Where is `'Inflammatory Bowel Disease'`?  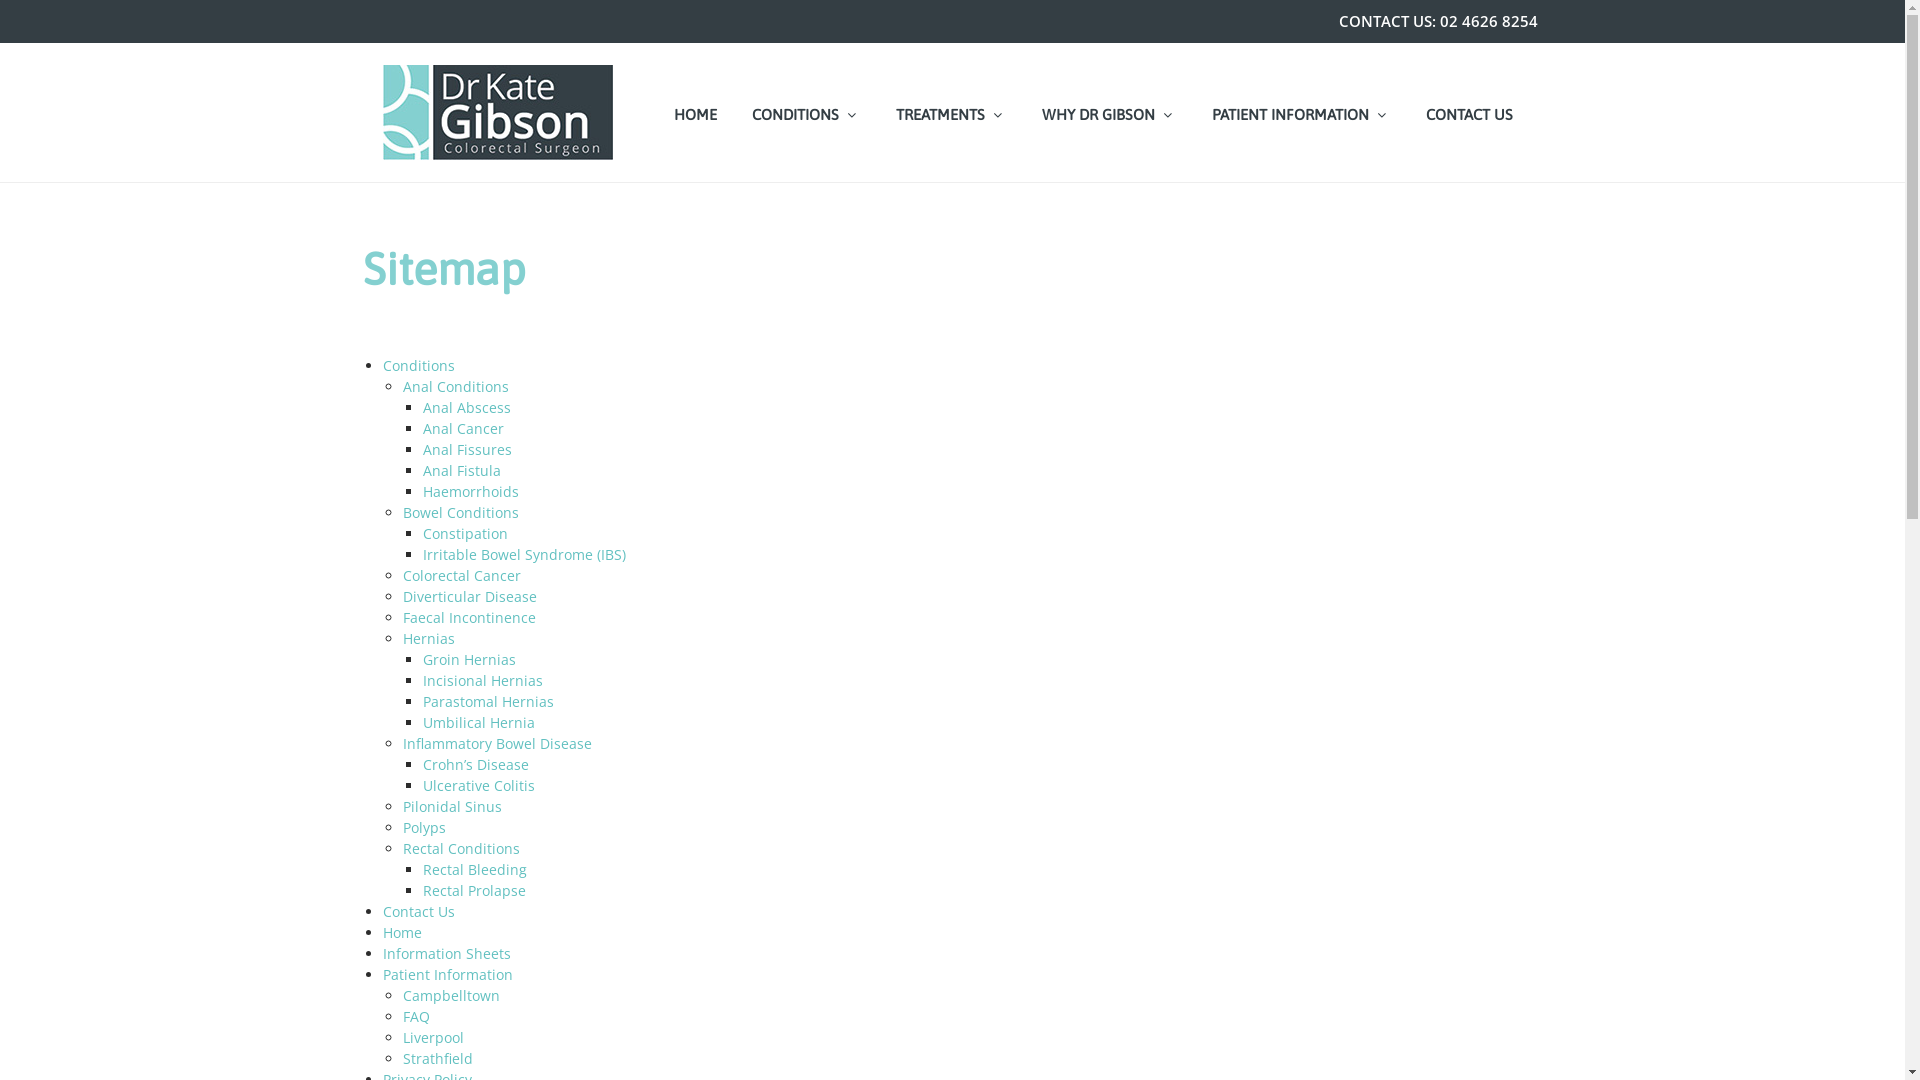
'Inflammatory Bowel Disease' is located at coordinates (496, 743).